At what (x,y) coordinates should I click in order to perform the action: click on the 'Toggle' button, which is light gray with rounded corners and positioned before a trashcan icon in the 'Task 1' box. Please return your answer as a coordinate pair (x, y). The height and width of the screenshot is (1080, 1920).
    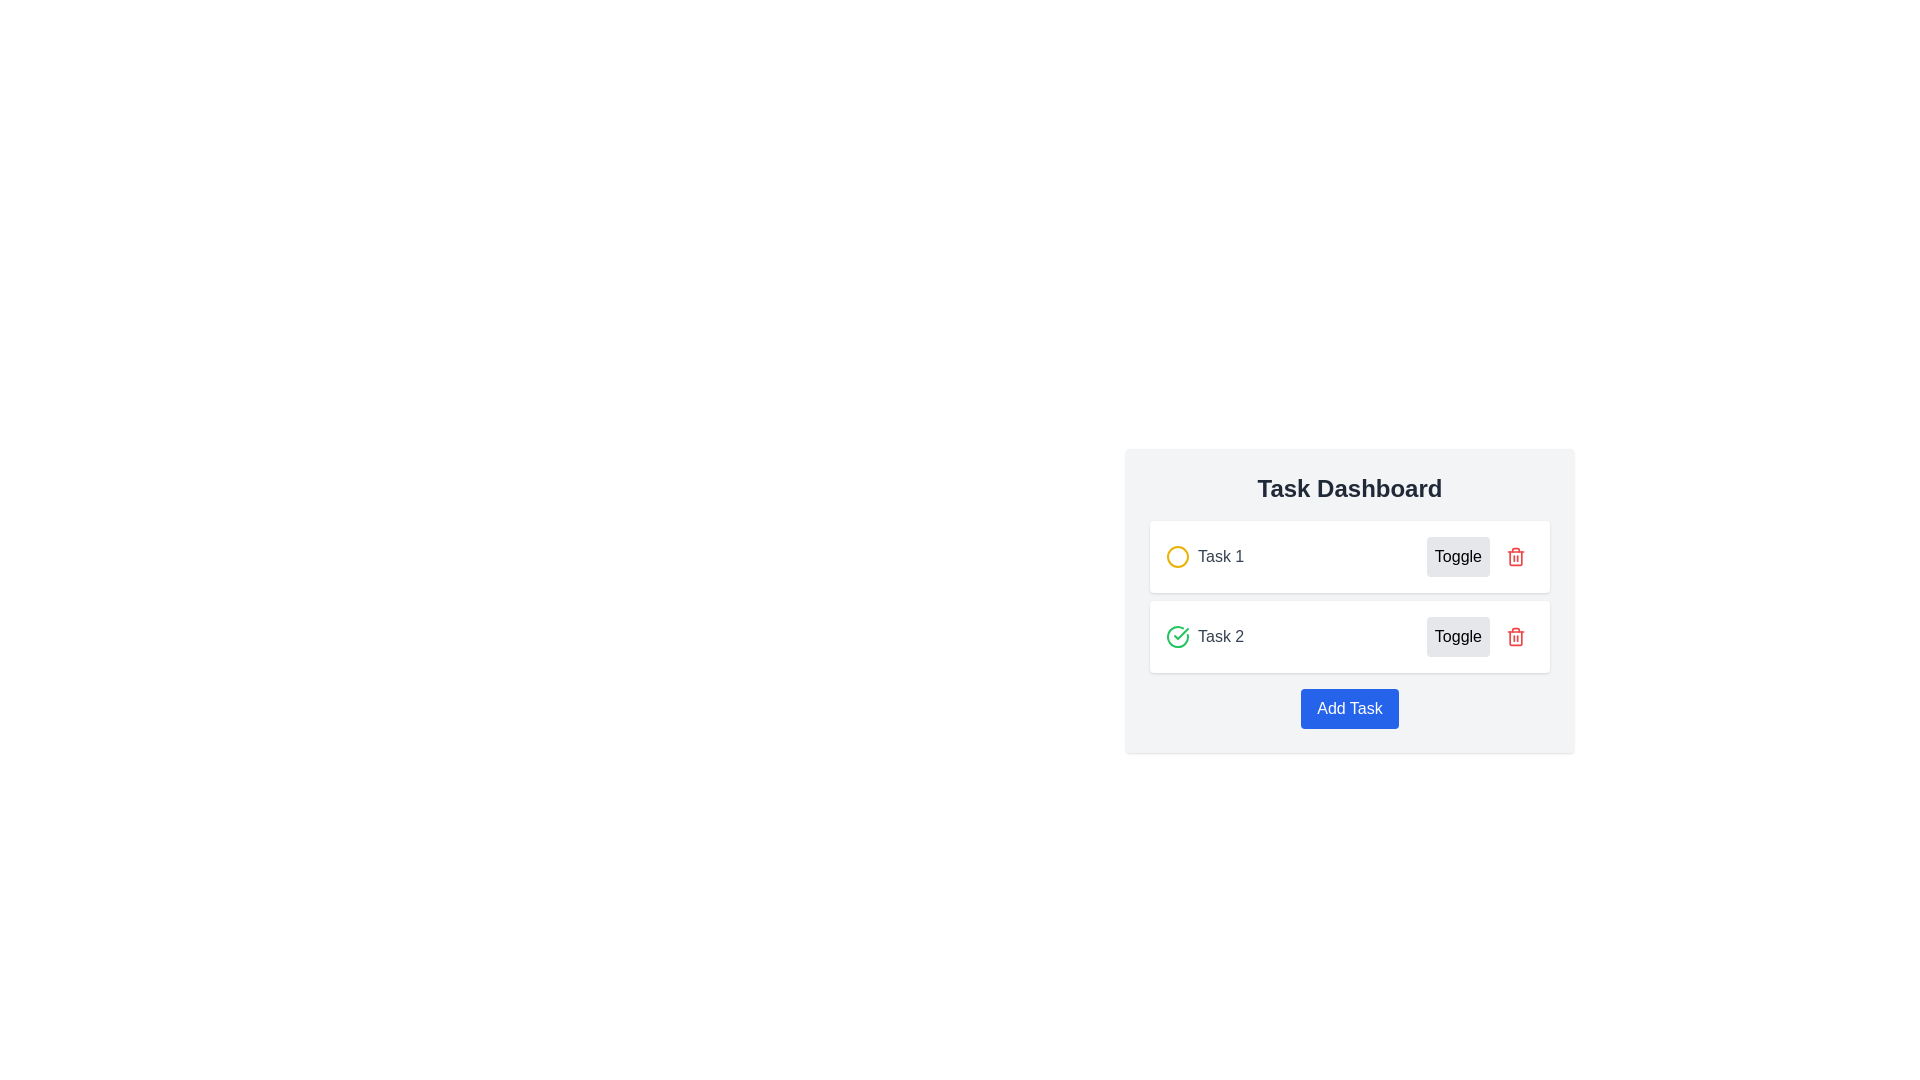
    Looking at the image, I should click on (1480, 556).